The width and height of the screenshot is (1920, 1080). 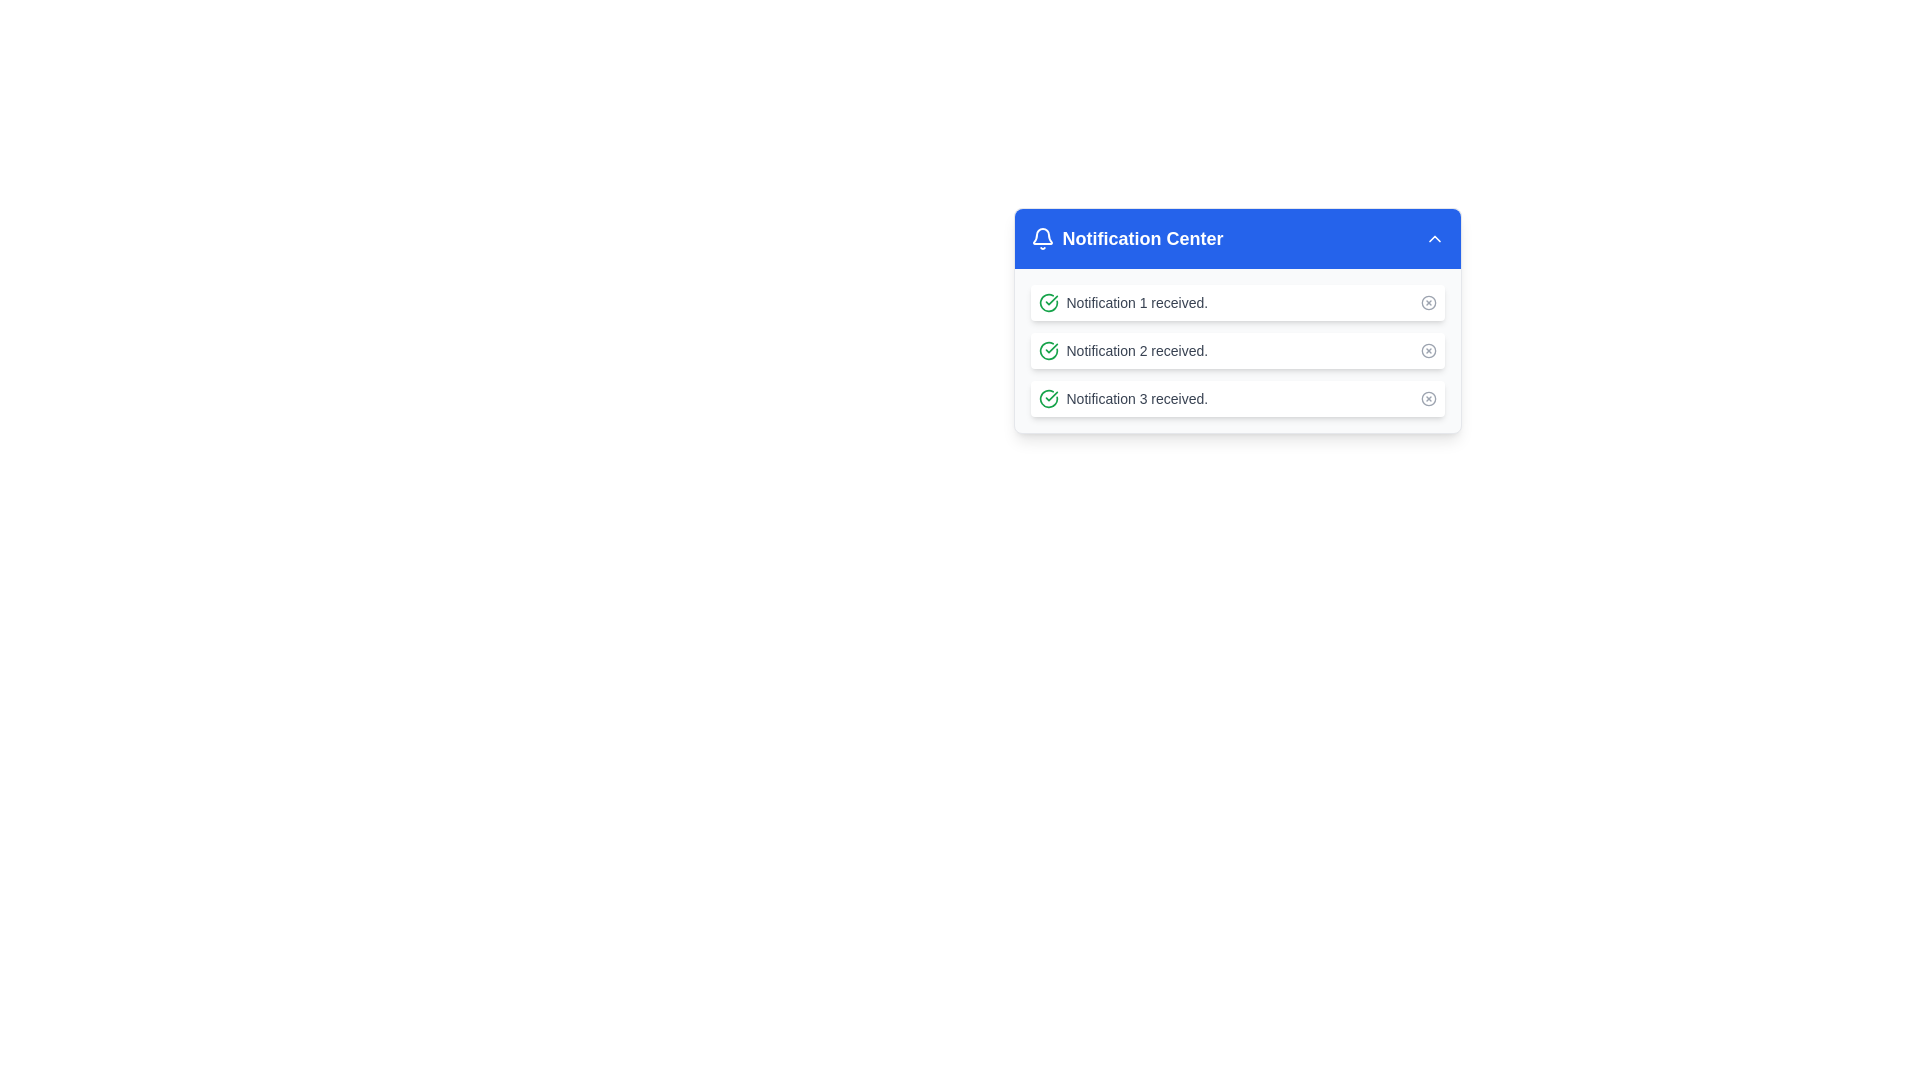 I want to click on message from the notification labeled 'Notification 1 received.' which is the first notification in the Notification Center, so click(x=1123, y=303).